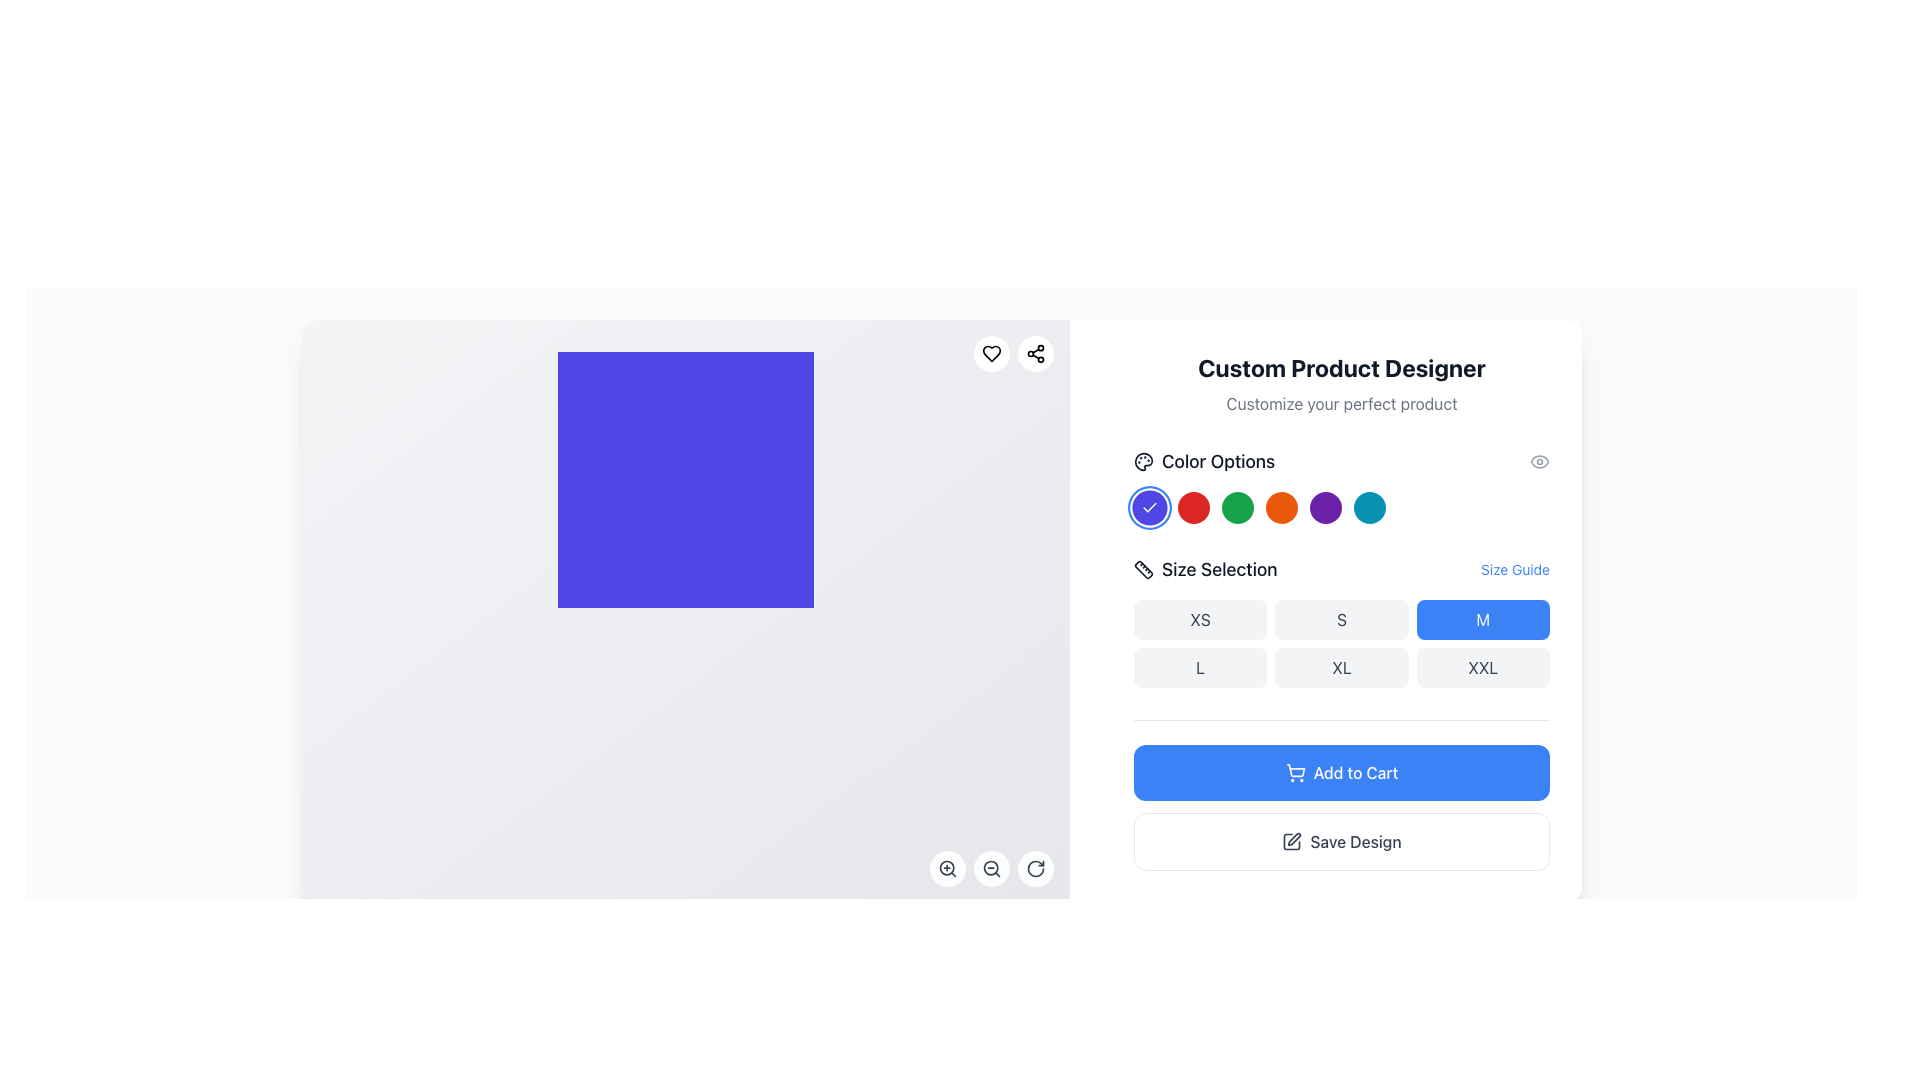 The width and height of the screenshot is (1920, 1080). Describe the element at coordinates (1342, 367) in the screenshot. I see `the Header text element that indicates the main feature of designing custom products, positioned at the top of the right-hand pane above the text 'Customize your perfect product'` at that location.